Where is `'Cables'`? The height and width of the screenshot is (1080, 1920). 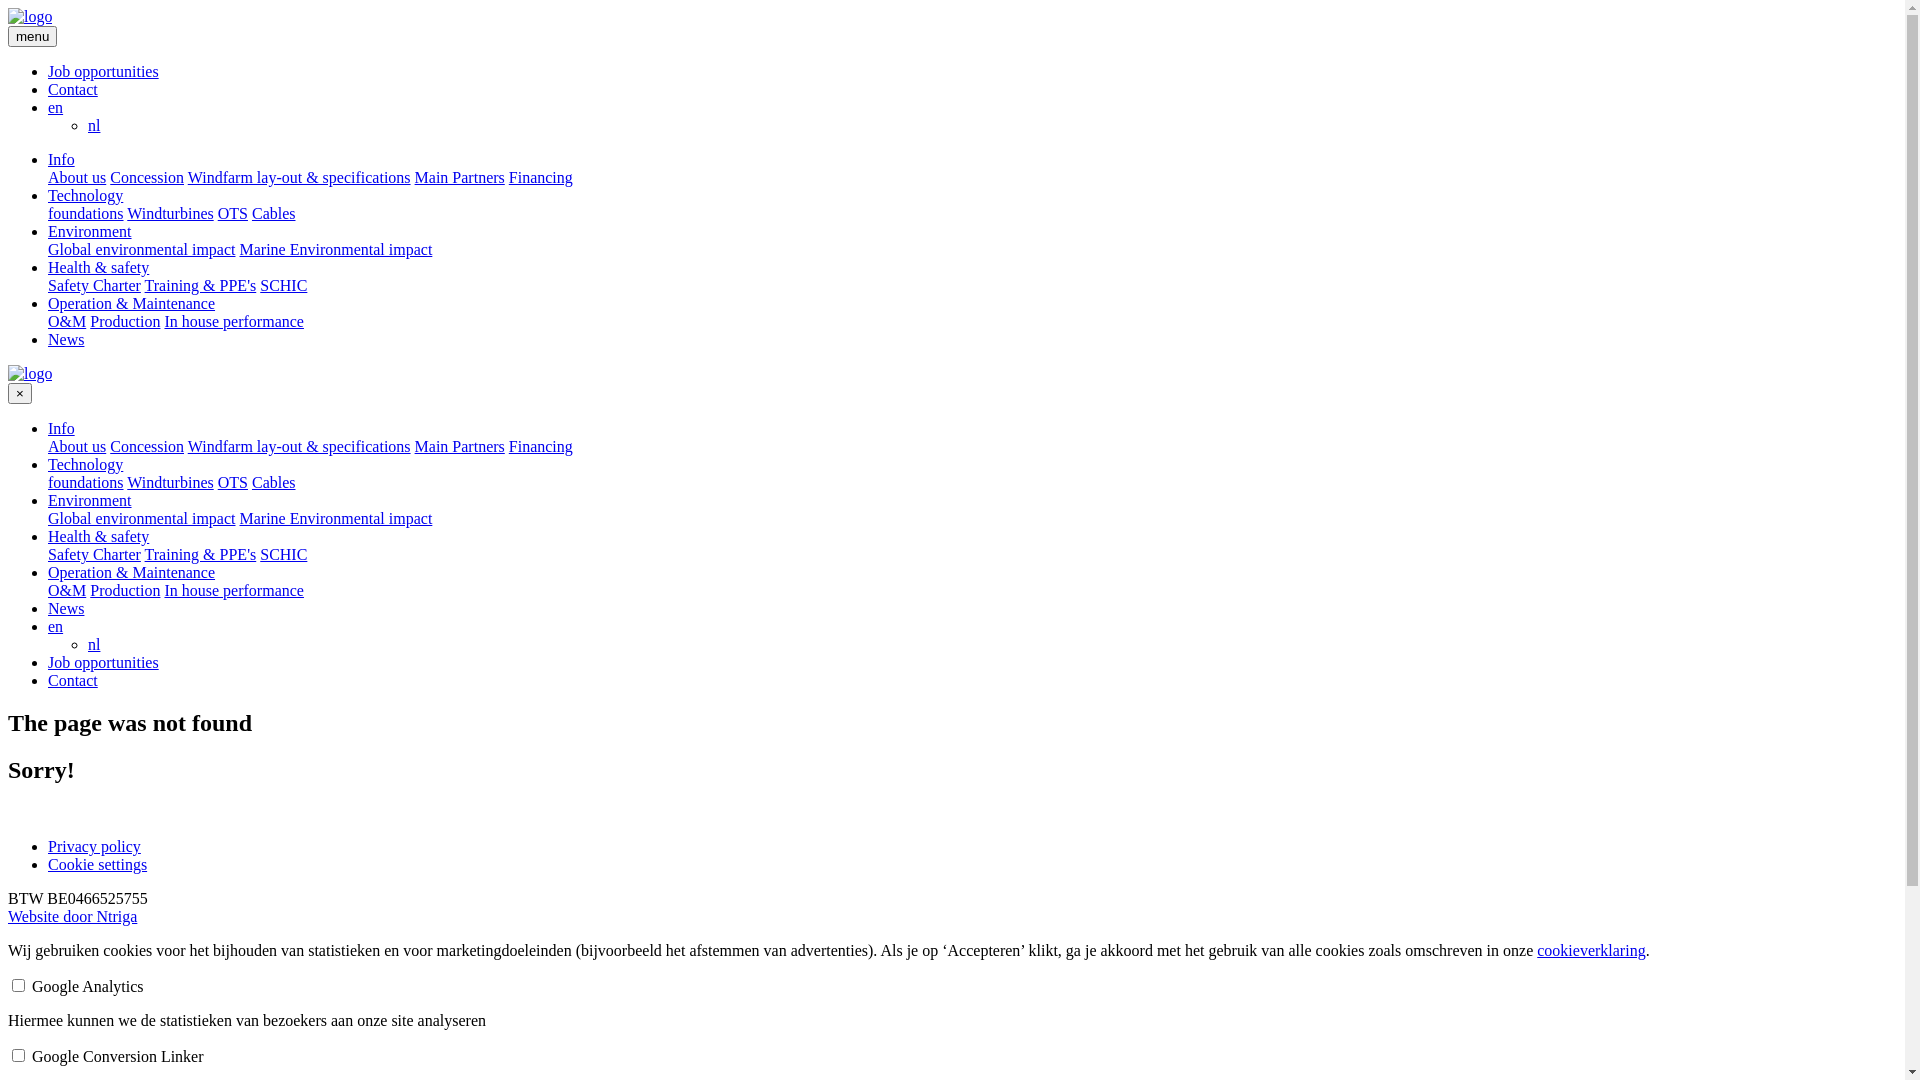
'Cables' is located at coordinates (272, 482).